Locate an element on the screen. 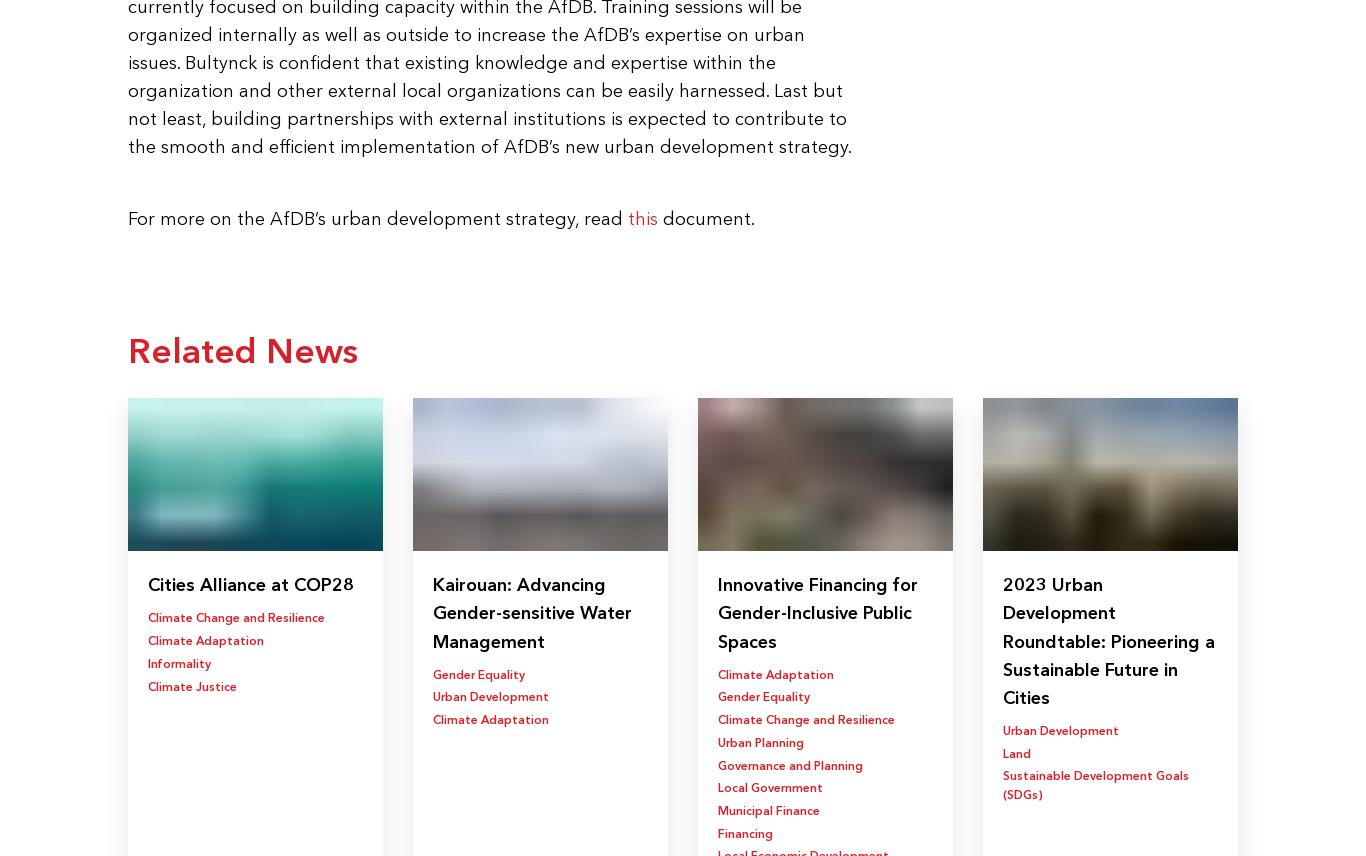 This screenshot has width=1366, height=856. 'Innovative Financing for Gender-Inclusive Public Spaces' is located at coordinates (816, 611).